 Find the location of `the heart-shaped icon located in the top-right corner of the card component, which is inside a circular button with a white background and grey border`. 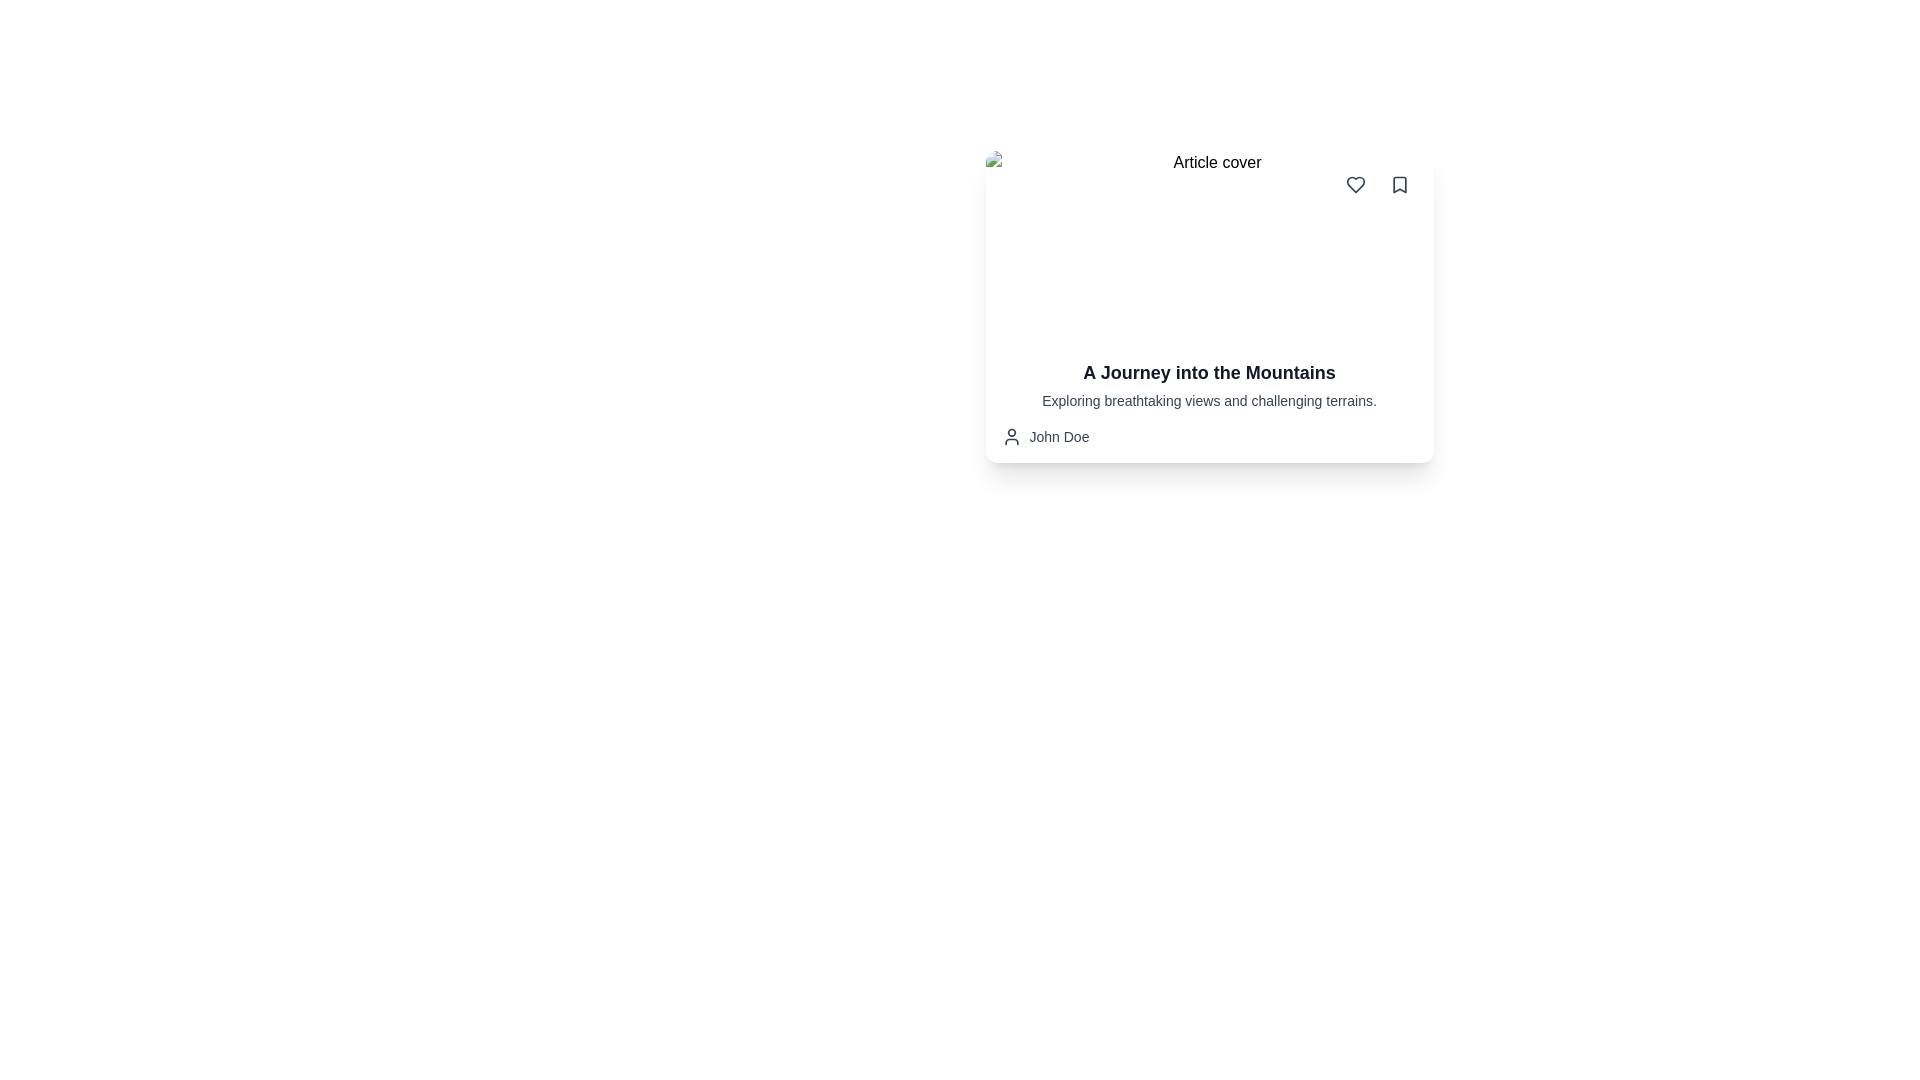

the heart-shaped icon located in the top-right corner of the card component, which is inside a circular button with a white background and grey border is located at coordinates (1355, 185).